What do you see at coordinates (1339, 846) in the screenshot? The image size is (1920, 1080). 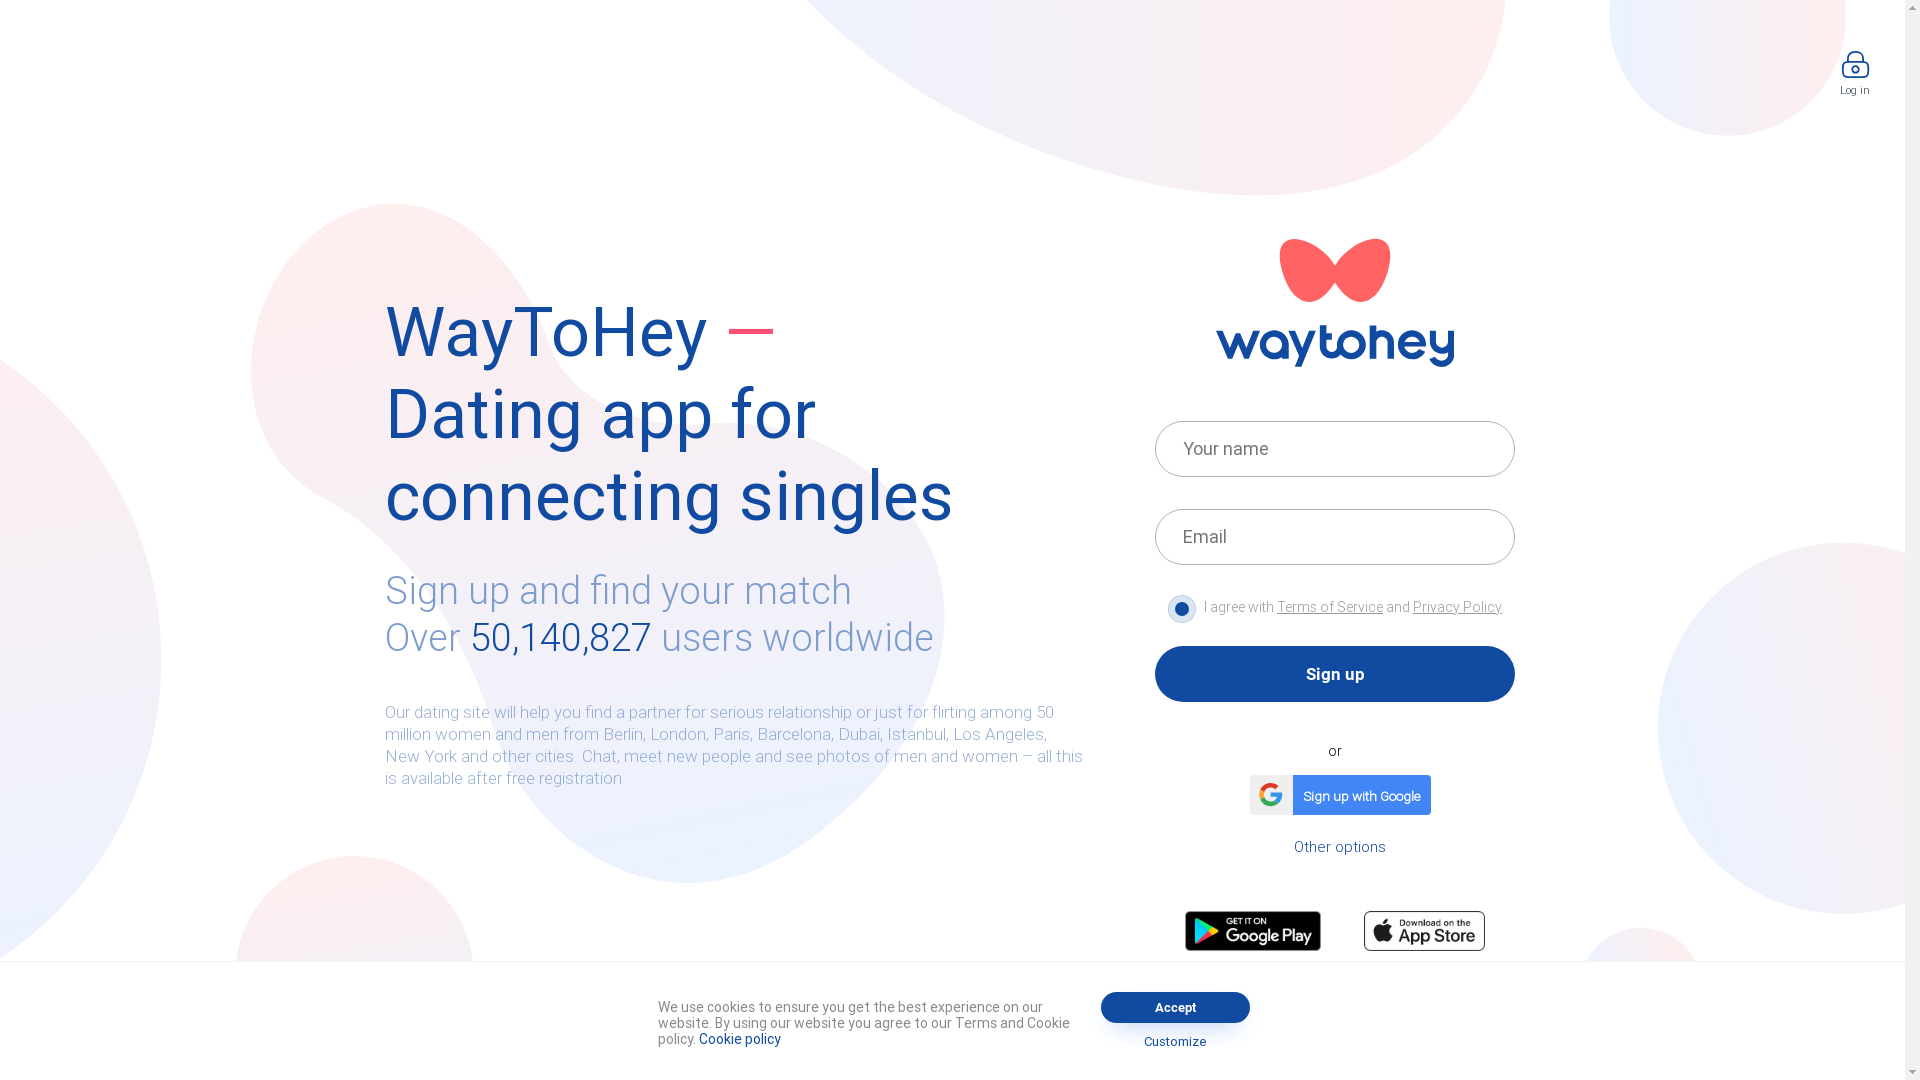 I see `'Other options'` at bounding box center [1339, 846].